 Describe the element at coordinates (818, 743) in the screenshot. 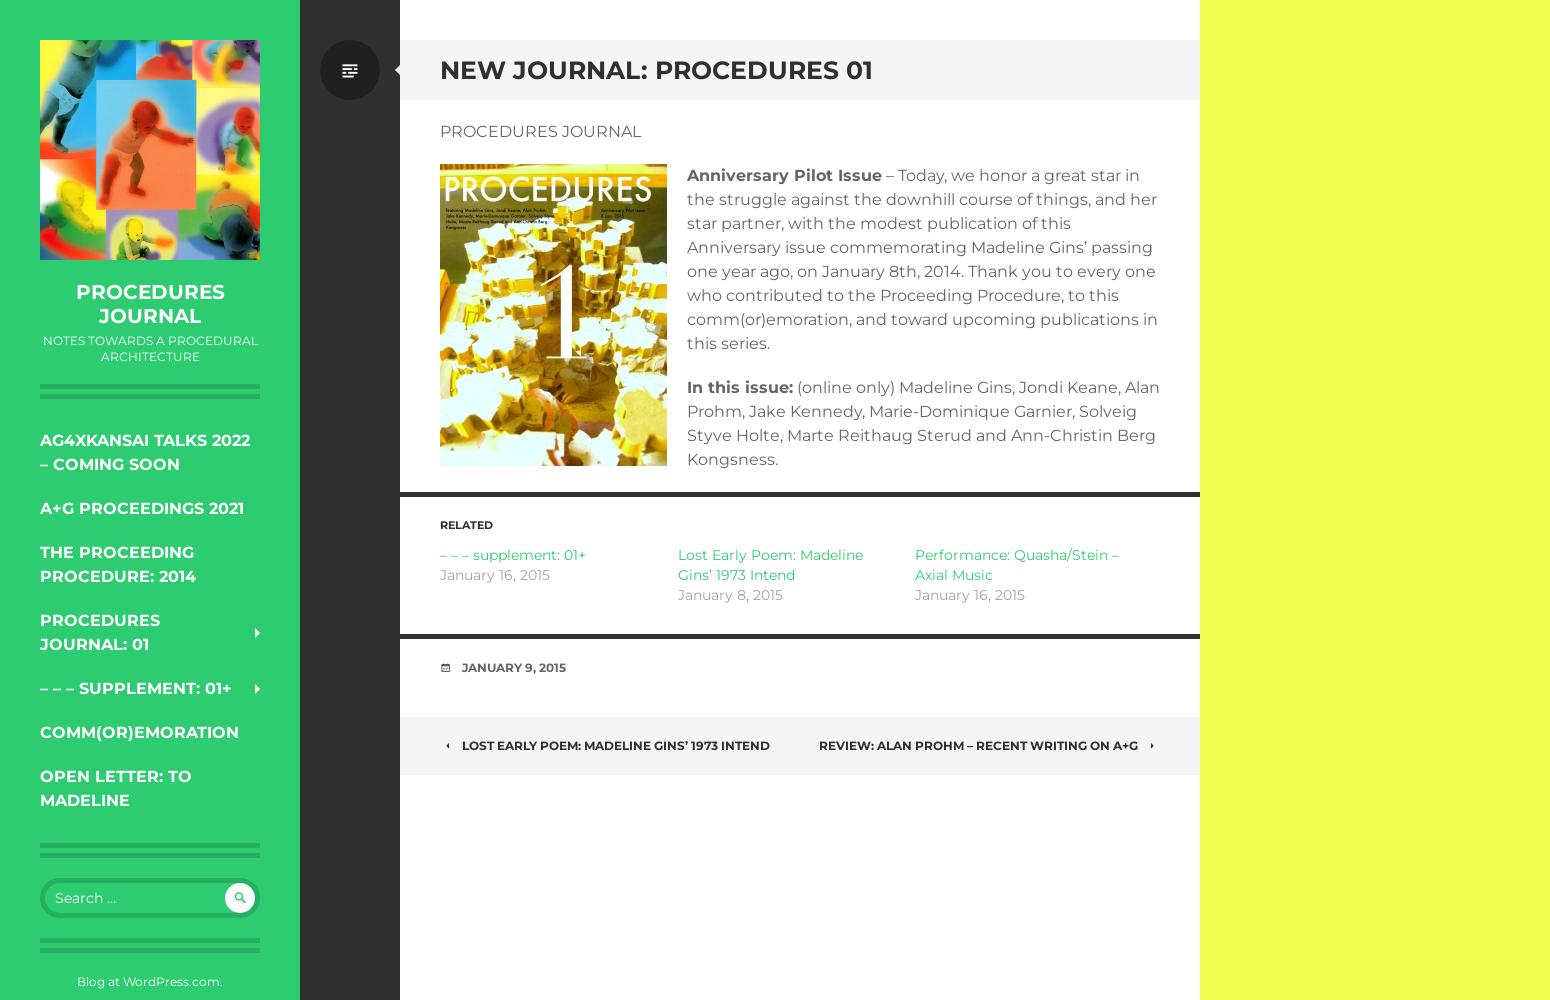

I see `'REVIEW: Alan Prohm – Recent Writing on A+G'` at that location.